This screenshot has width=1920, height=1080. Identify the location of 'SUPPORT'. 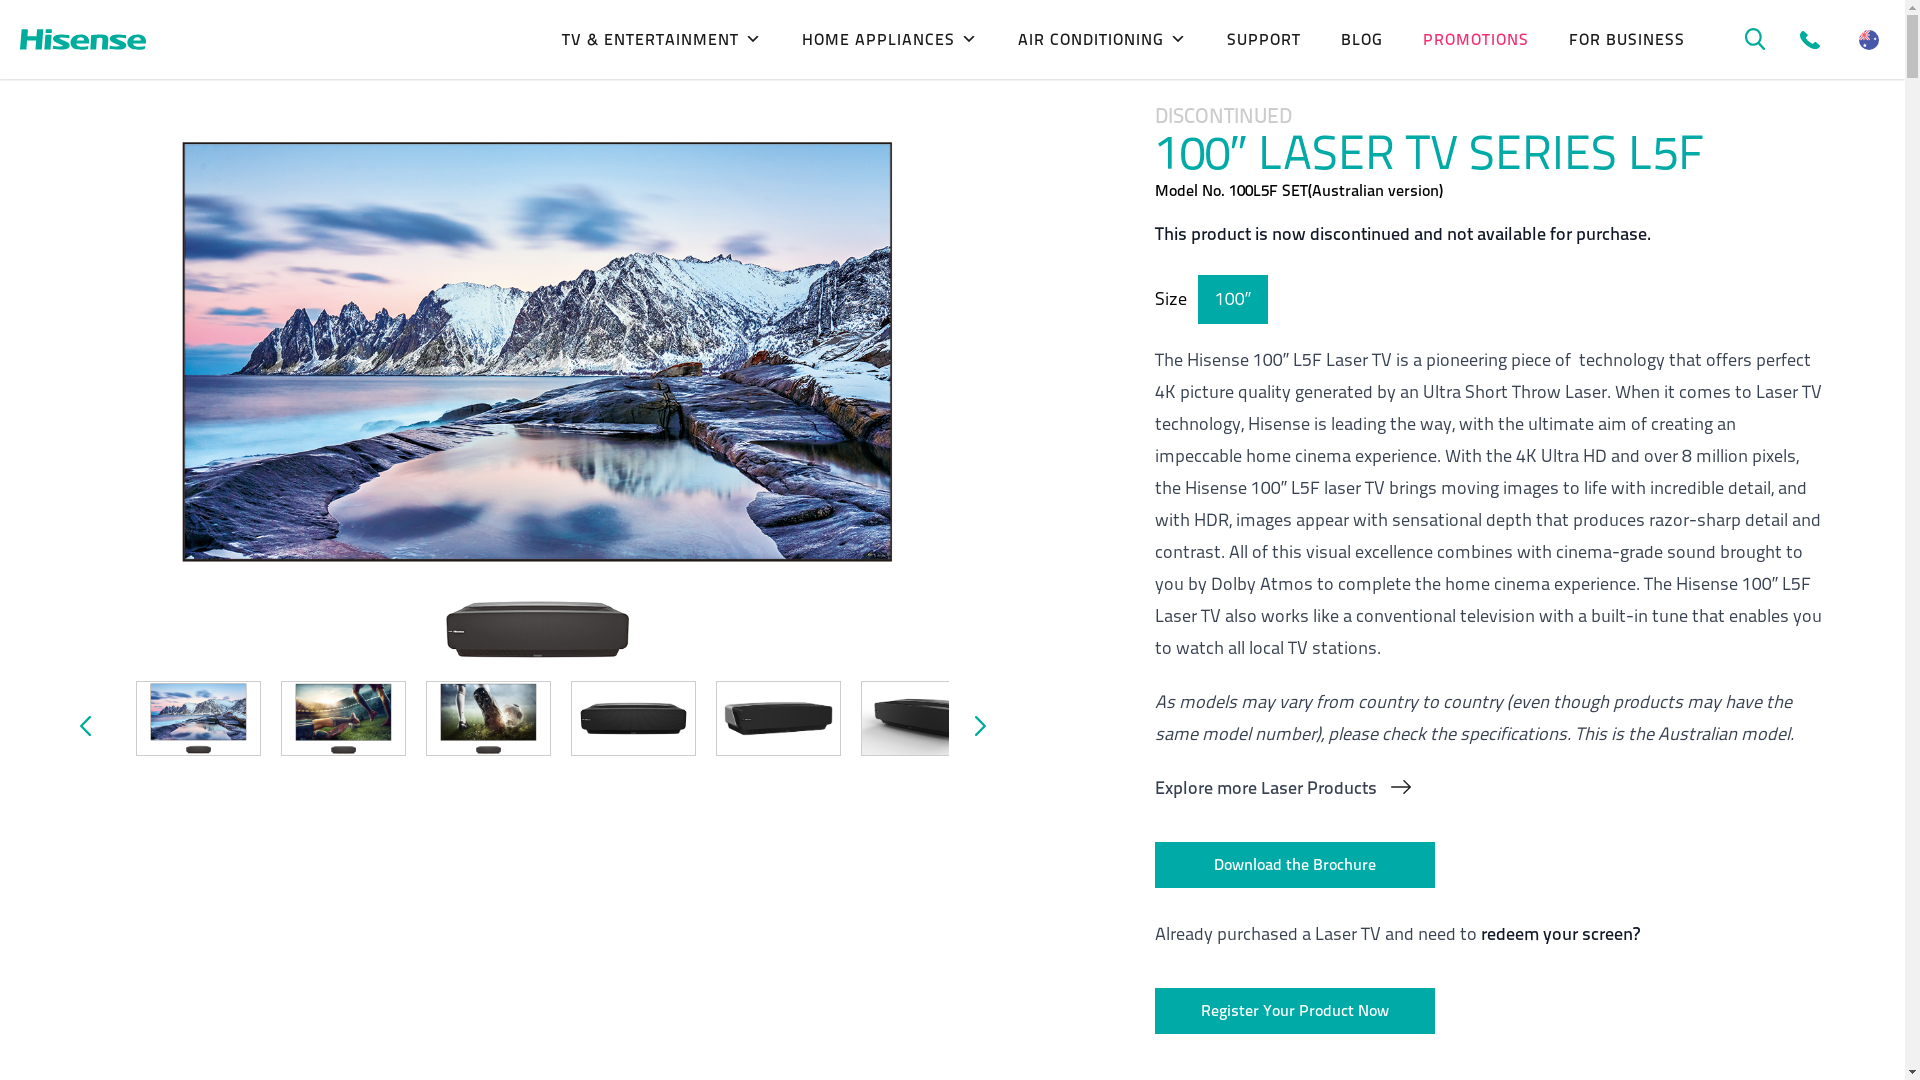
(1262, 39).